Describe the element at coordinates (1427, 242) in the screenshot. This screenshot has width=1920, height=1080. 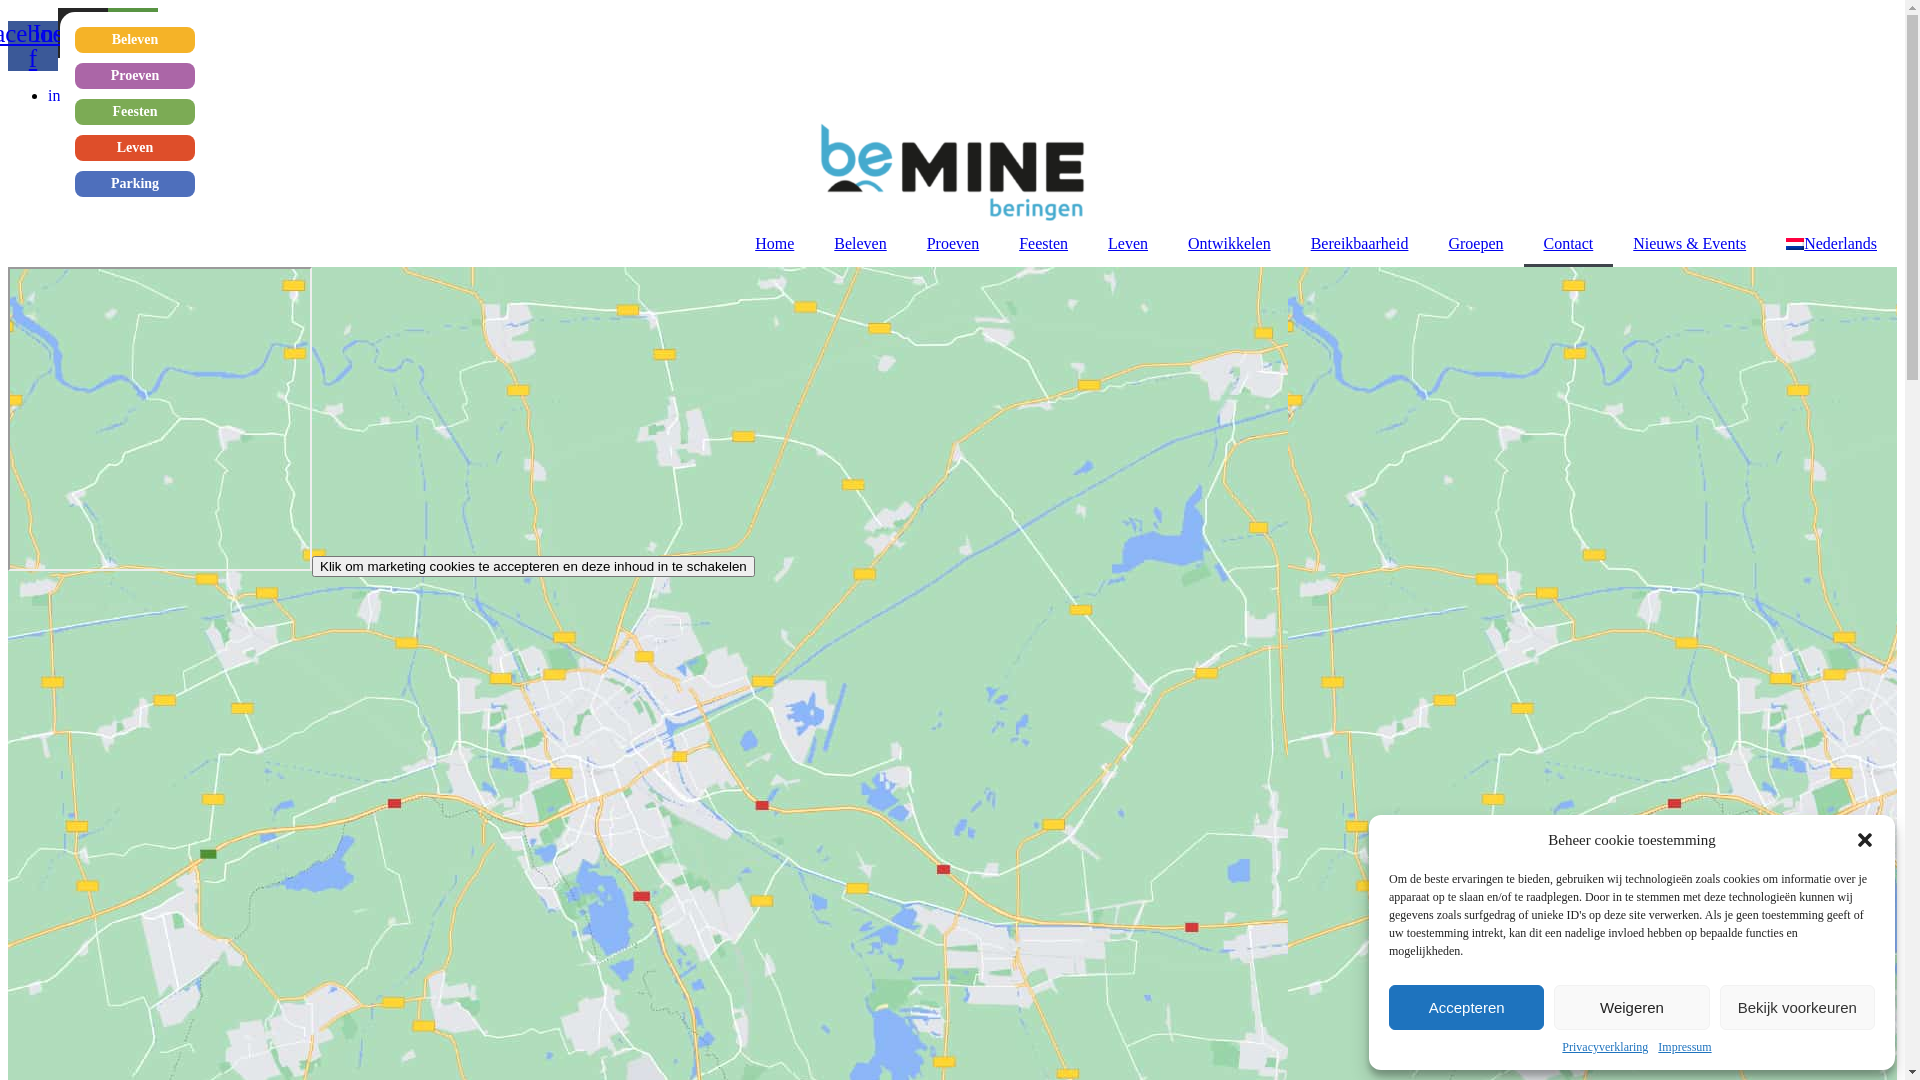
I see `'Groepen'` at that location.